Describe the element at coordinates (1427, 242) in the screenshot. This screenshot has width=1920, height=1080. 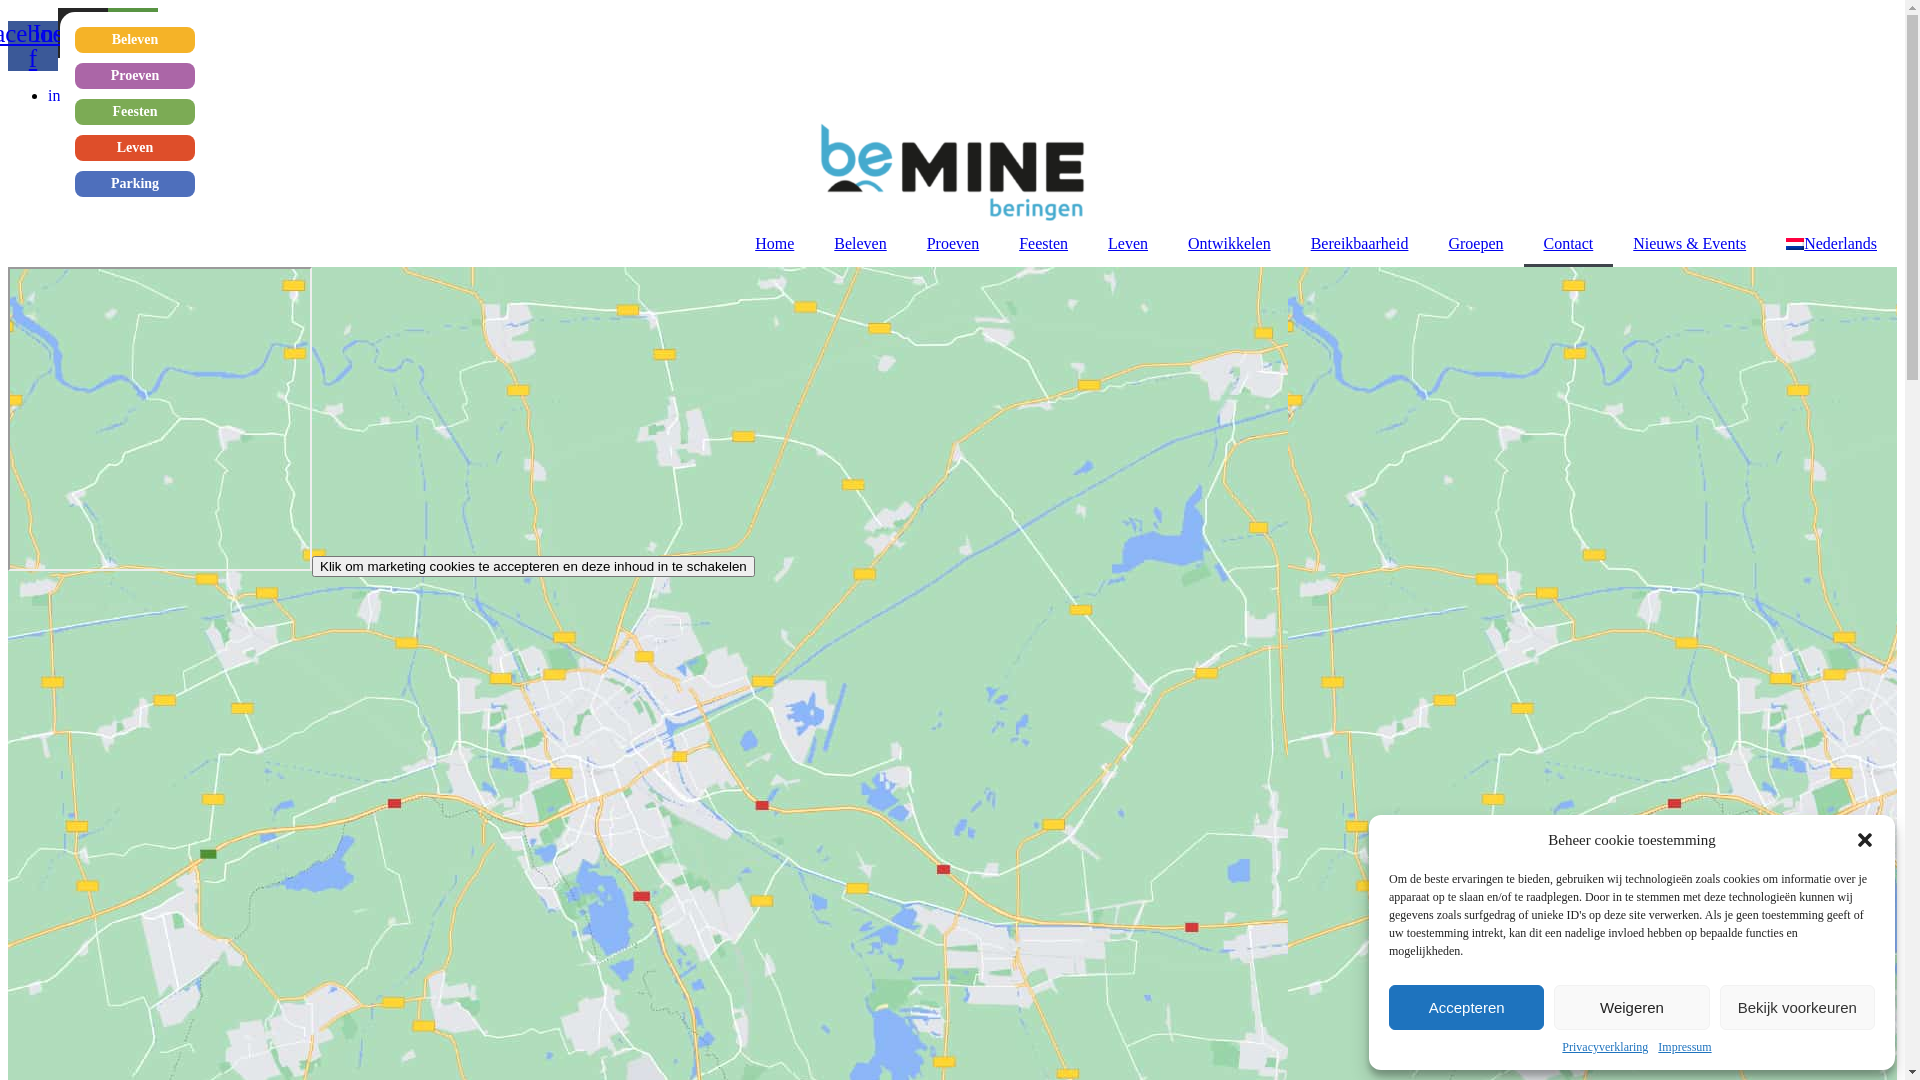
I see `'Groepen'` at that location.